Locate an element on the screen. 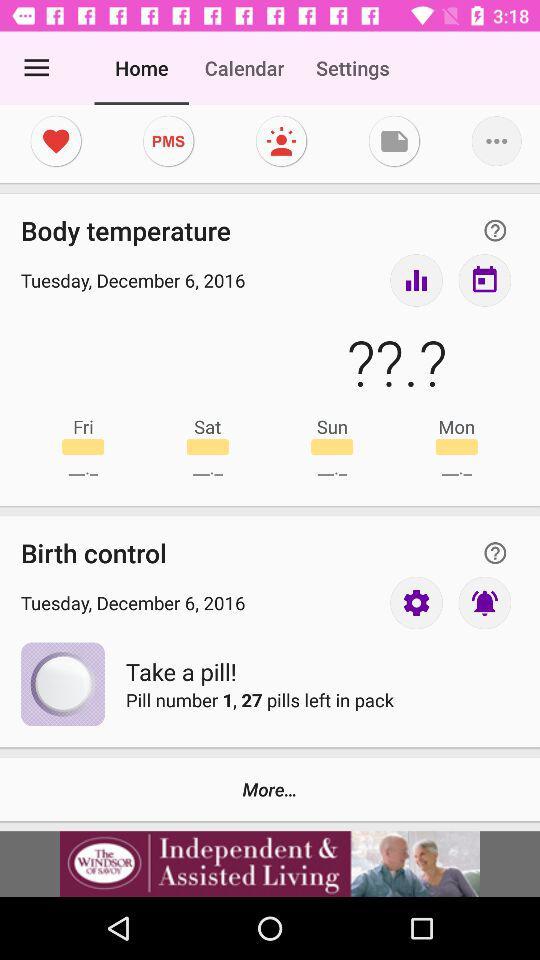 The height and width of the screenshot is (960, 540). help button is located at coordinates (494, 230).